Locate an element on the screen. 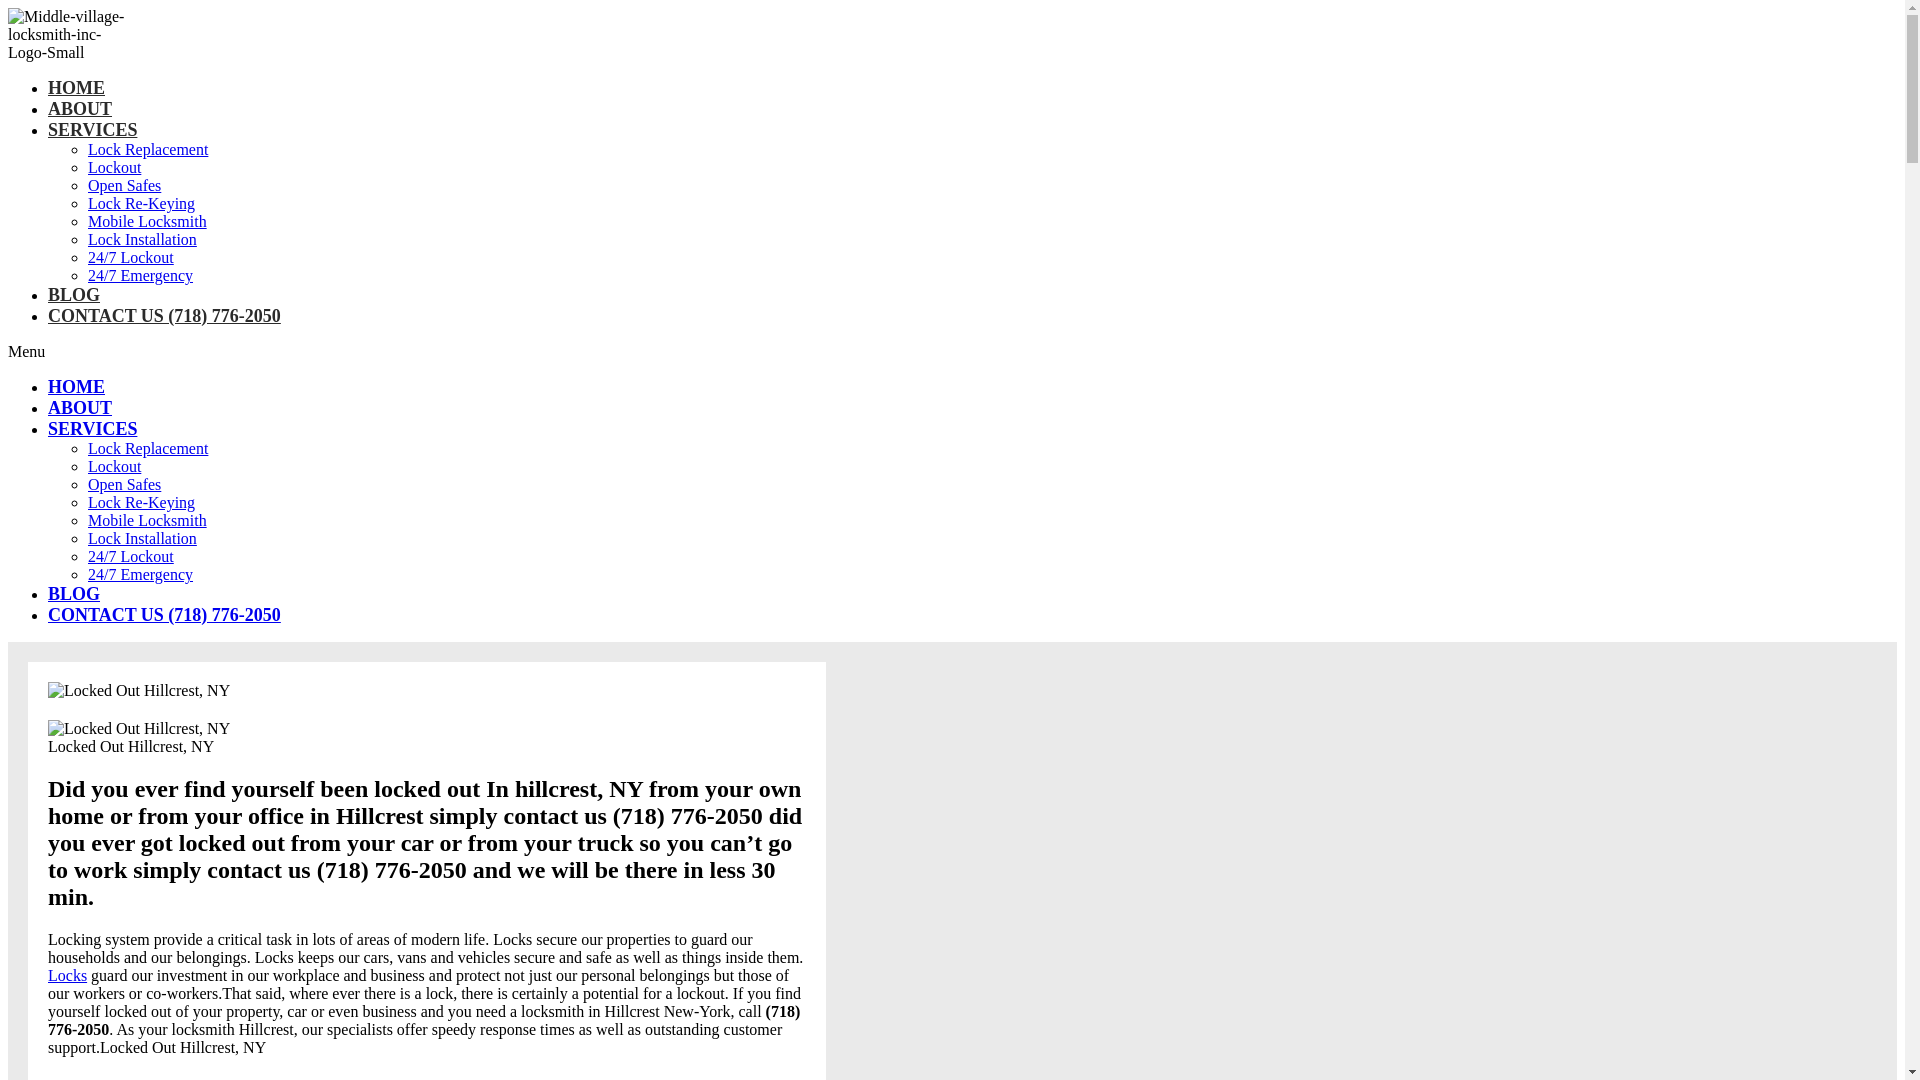 This screenshot has width=1920, height=1080. 'Lock Replacement' is located at coordinates (86, 447).